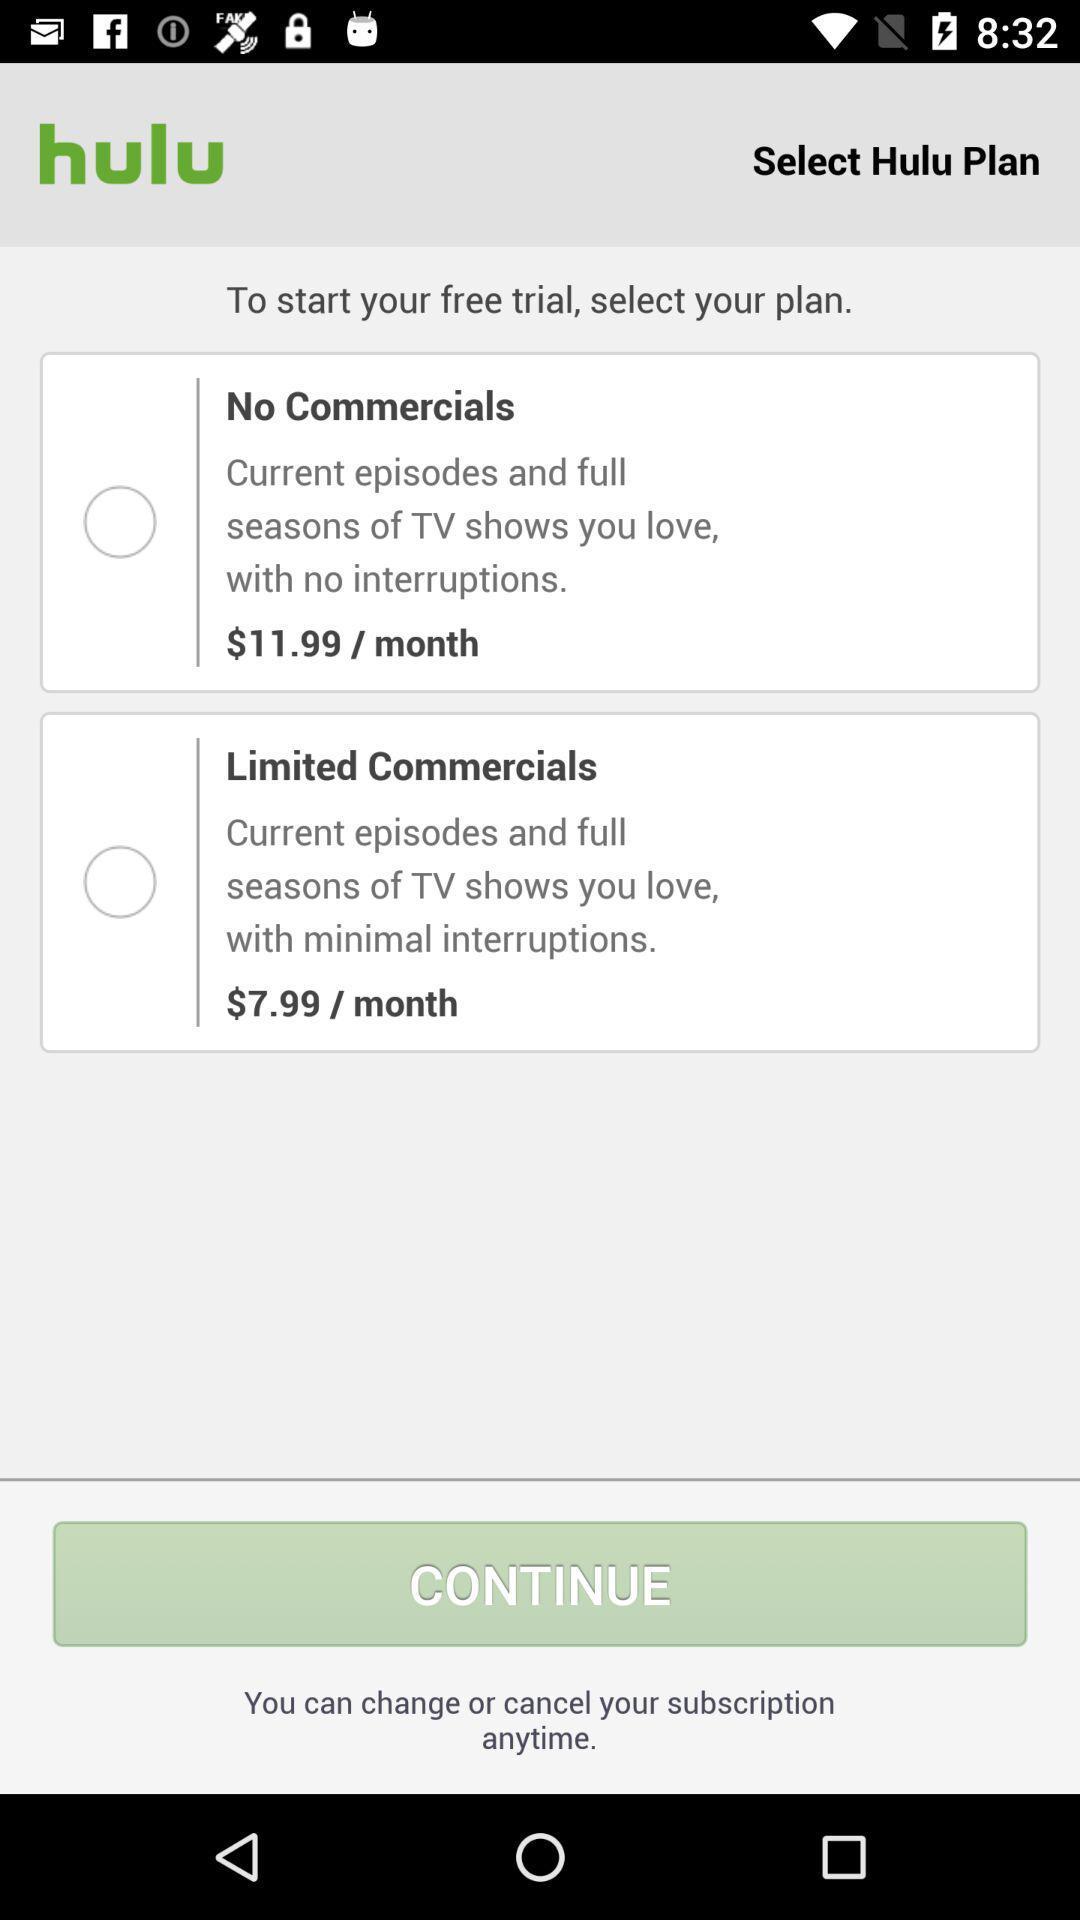  Describe the element at coordinates (126, 522) in the screenshot. I see `this option` at that location.